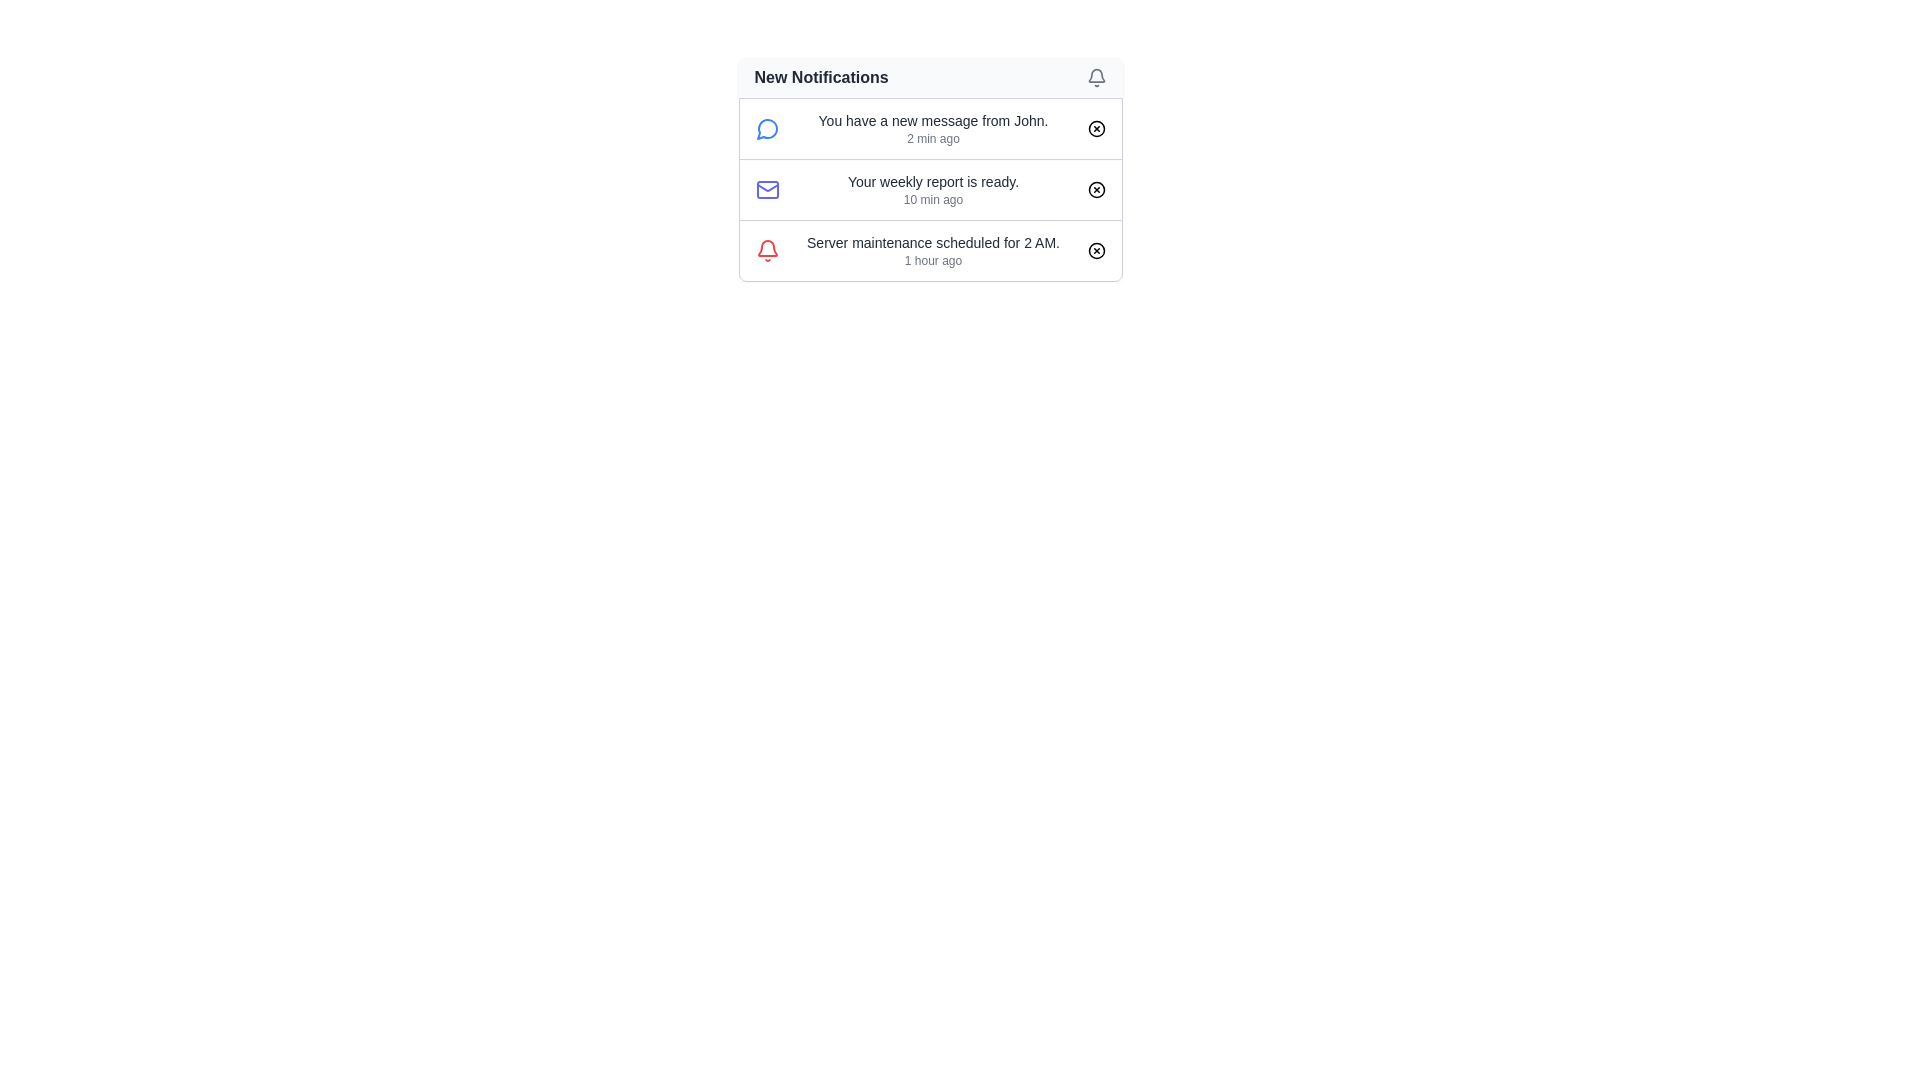 Image resolution: width=1920 pixels, height=1080 pixels. I want to click on the chat bubble icon, which is a compact vector graphic with a blue stroke, located in the topmost notification entry for a message from 'John', to associate it with its corresponding notification text entry, so click(766, 129).